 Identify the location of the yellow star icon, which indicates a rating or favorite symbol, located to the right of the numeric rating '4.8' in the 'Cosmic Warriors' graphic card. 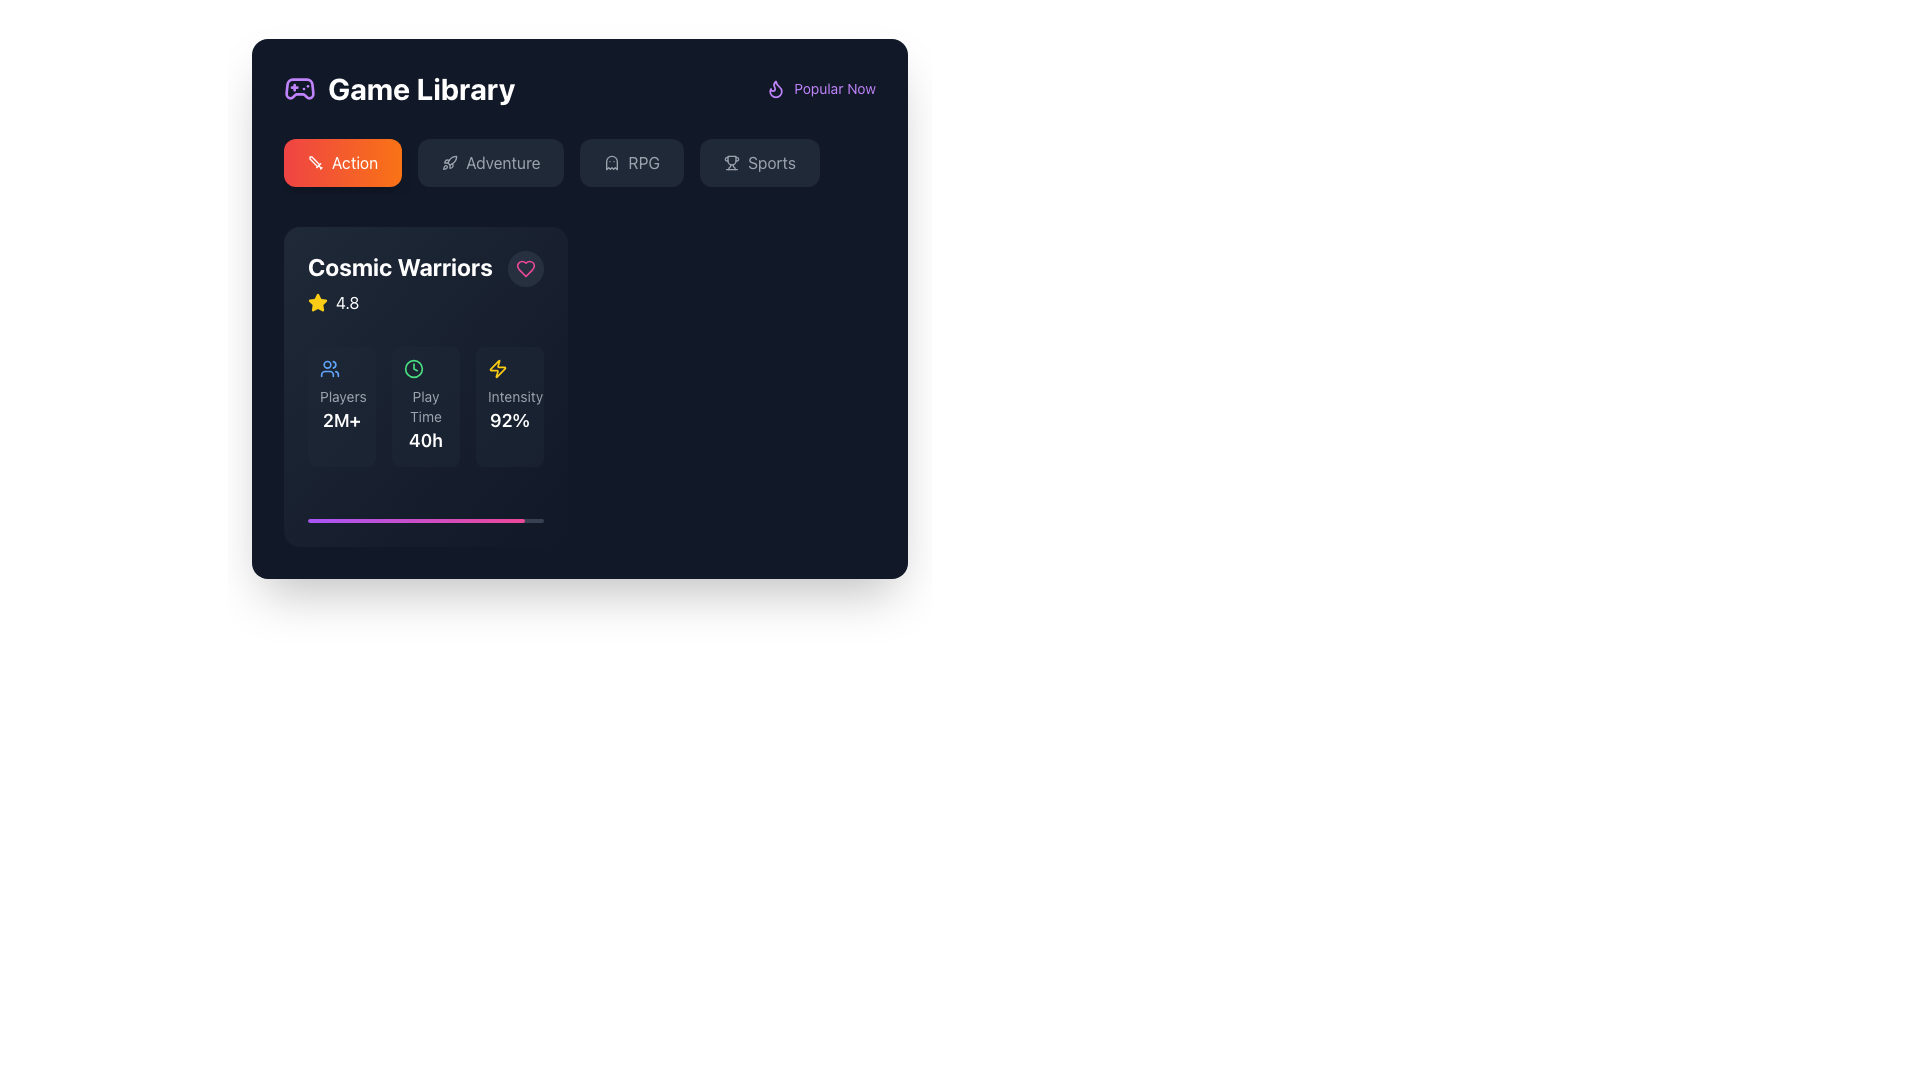
(316, 302).